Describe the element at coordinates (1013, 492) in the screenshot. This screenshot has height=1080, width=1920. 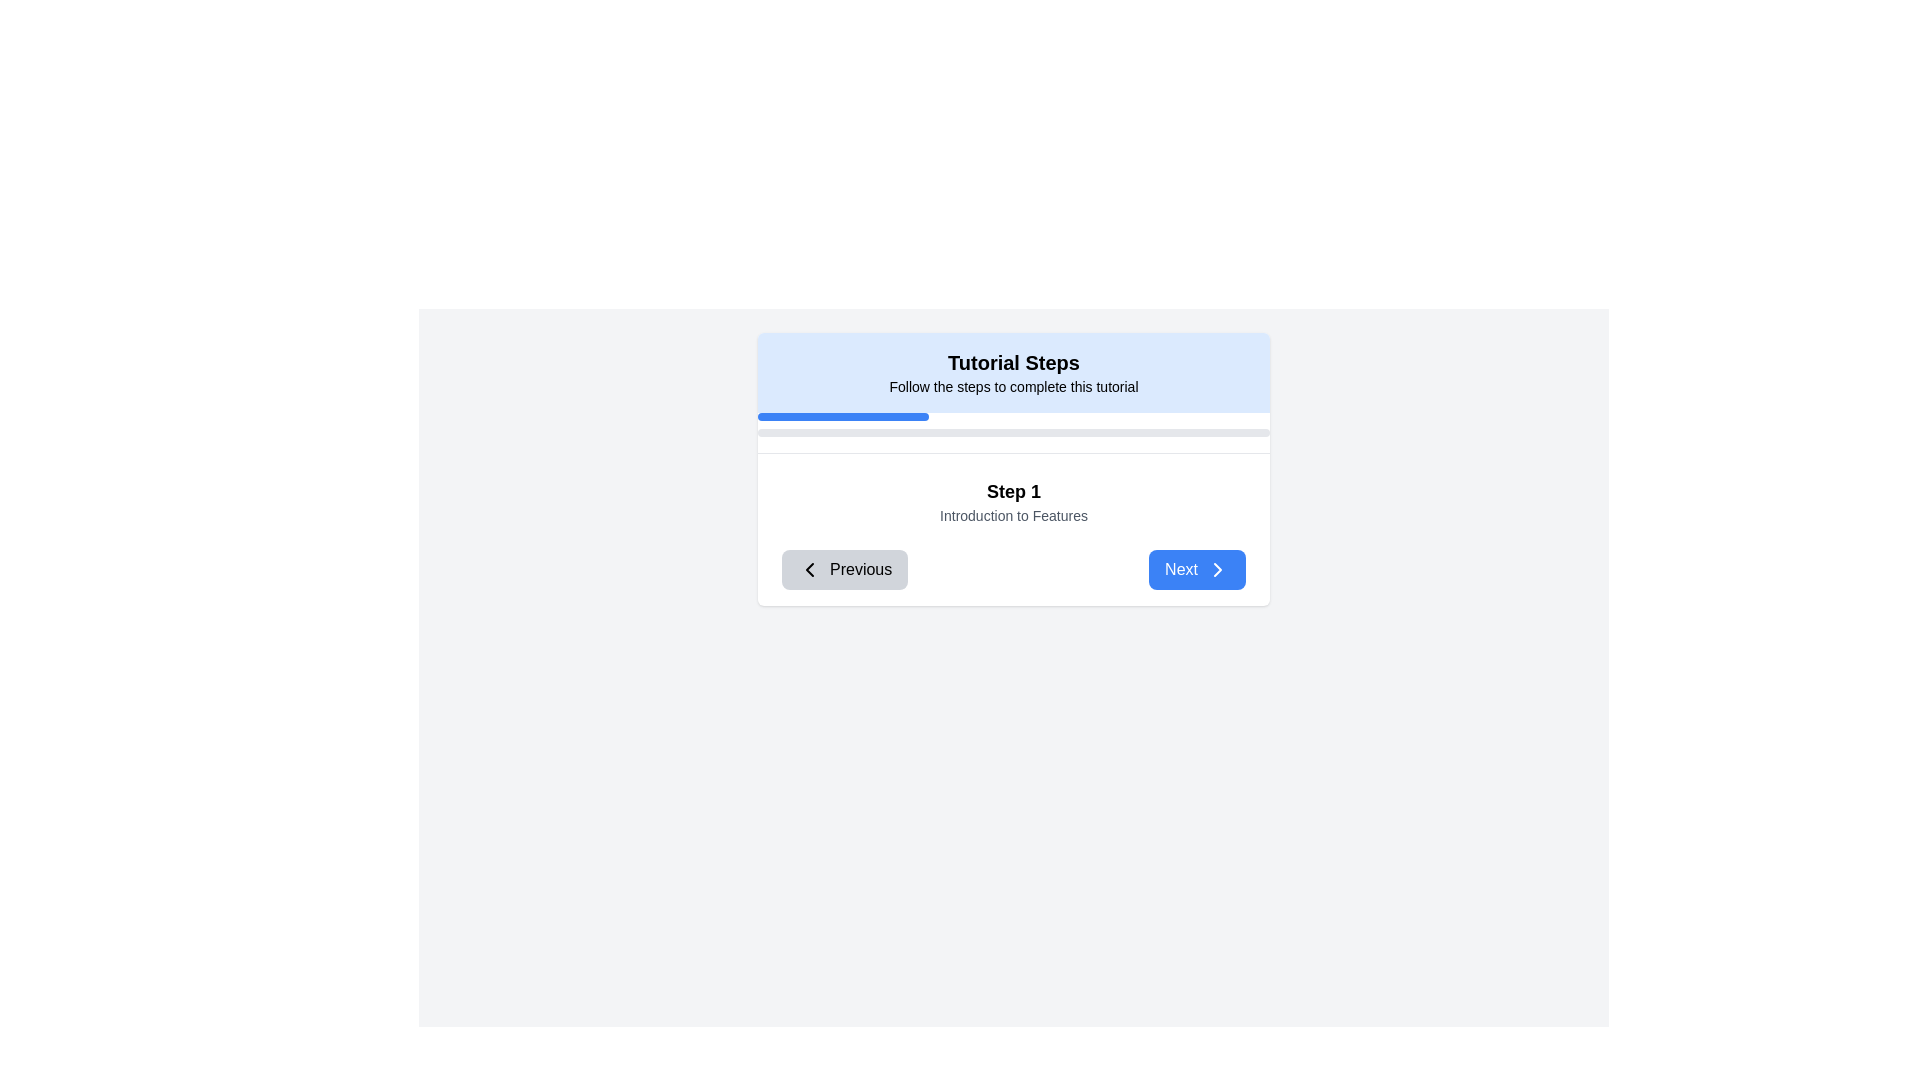
I see `the bold text label displaying 'Step 1', which is centrally aligned inside a blue-bordered panel and located above the text 'Introduction to Features'` at that location.